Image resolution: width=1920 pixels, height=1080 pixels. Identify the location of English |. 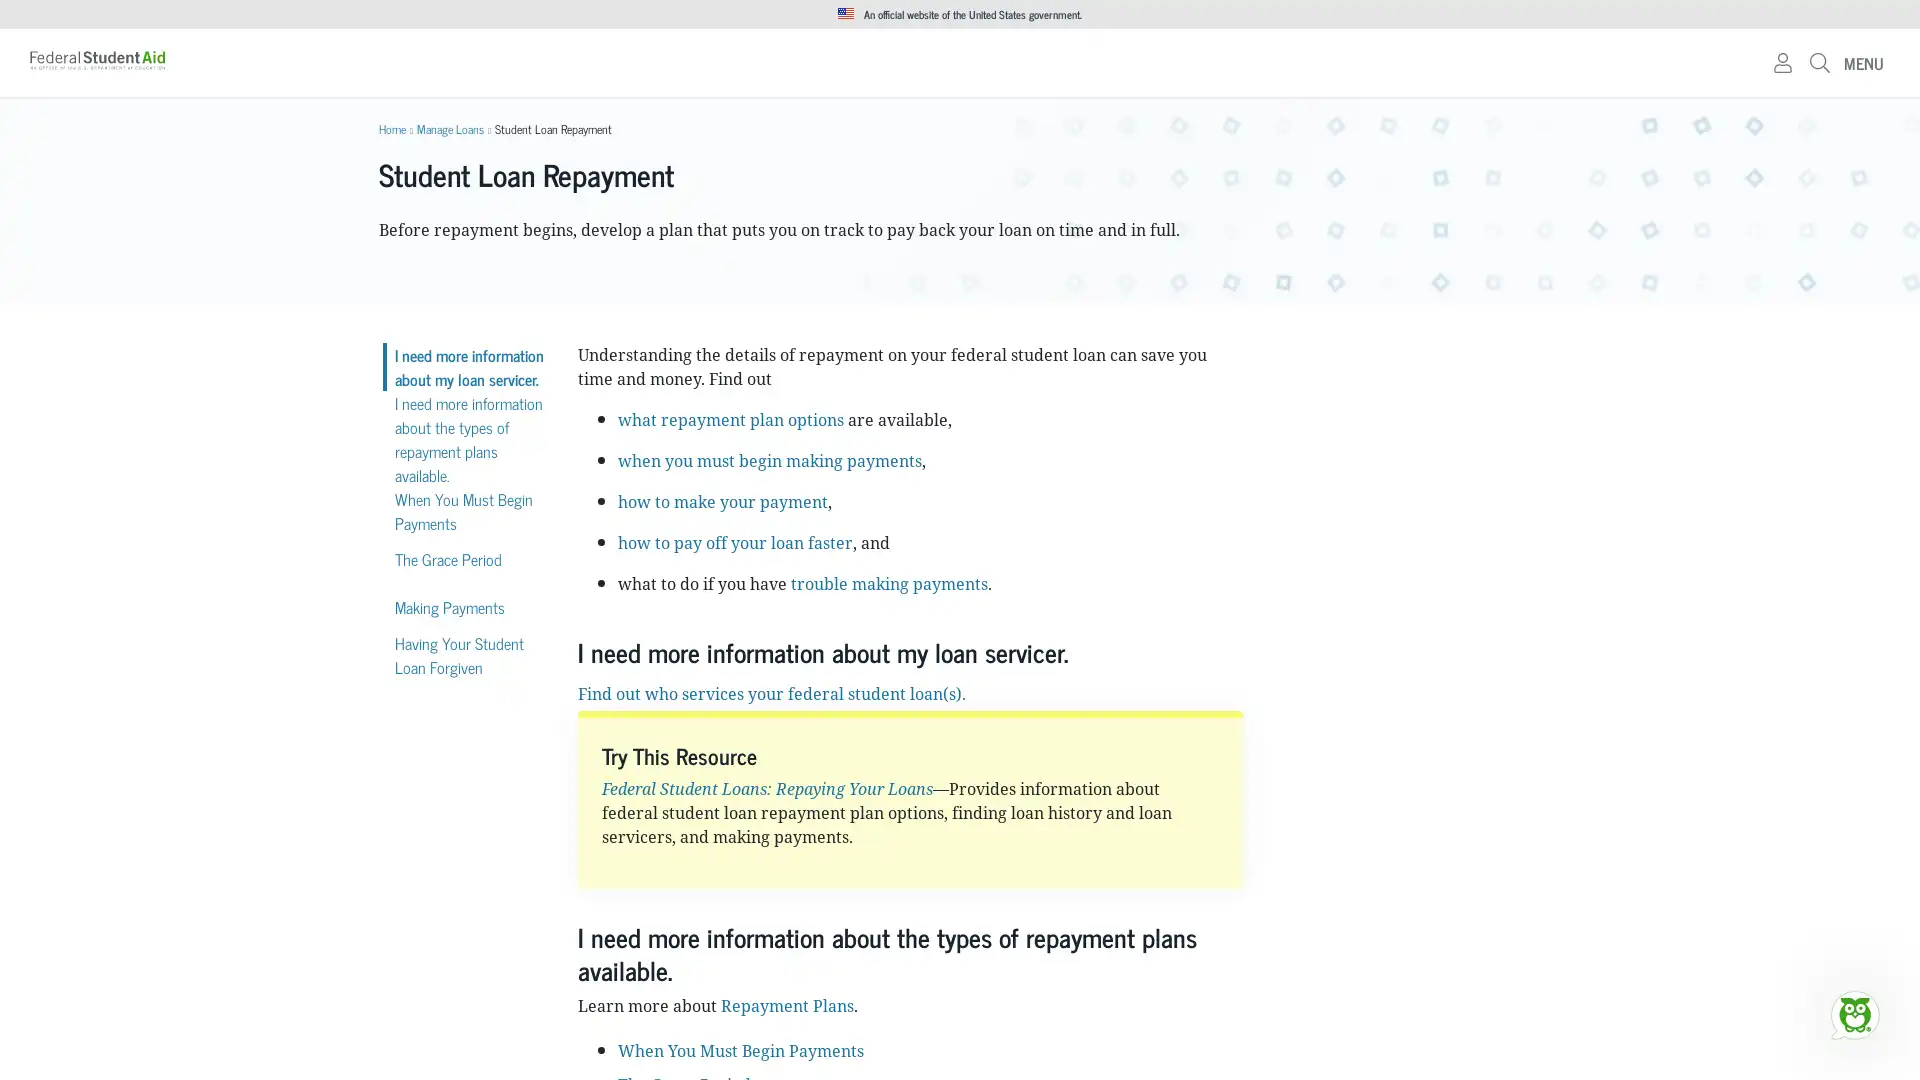
(1473, 15).